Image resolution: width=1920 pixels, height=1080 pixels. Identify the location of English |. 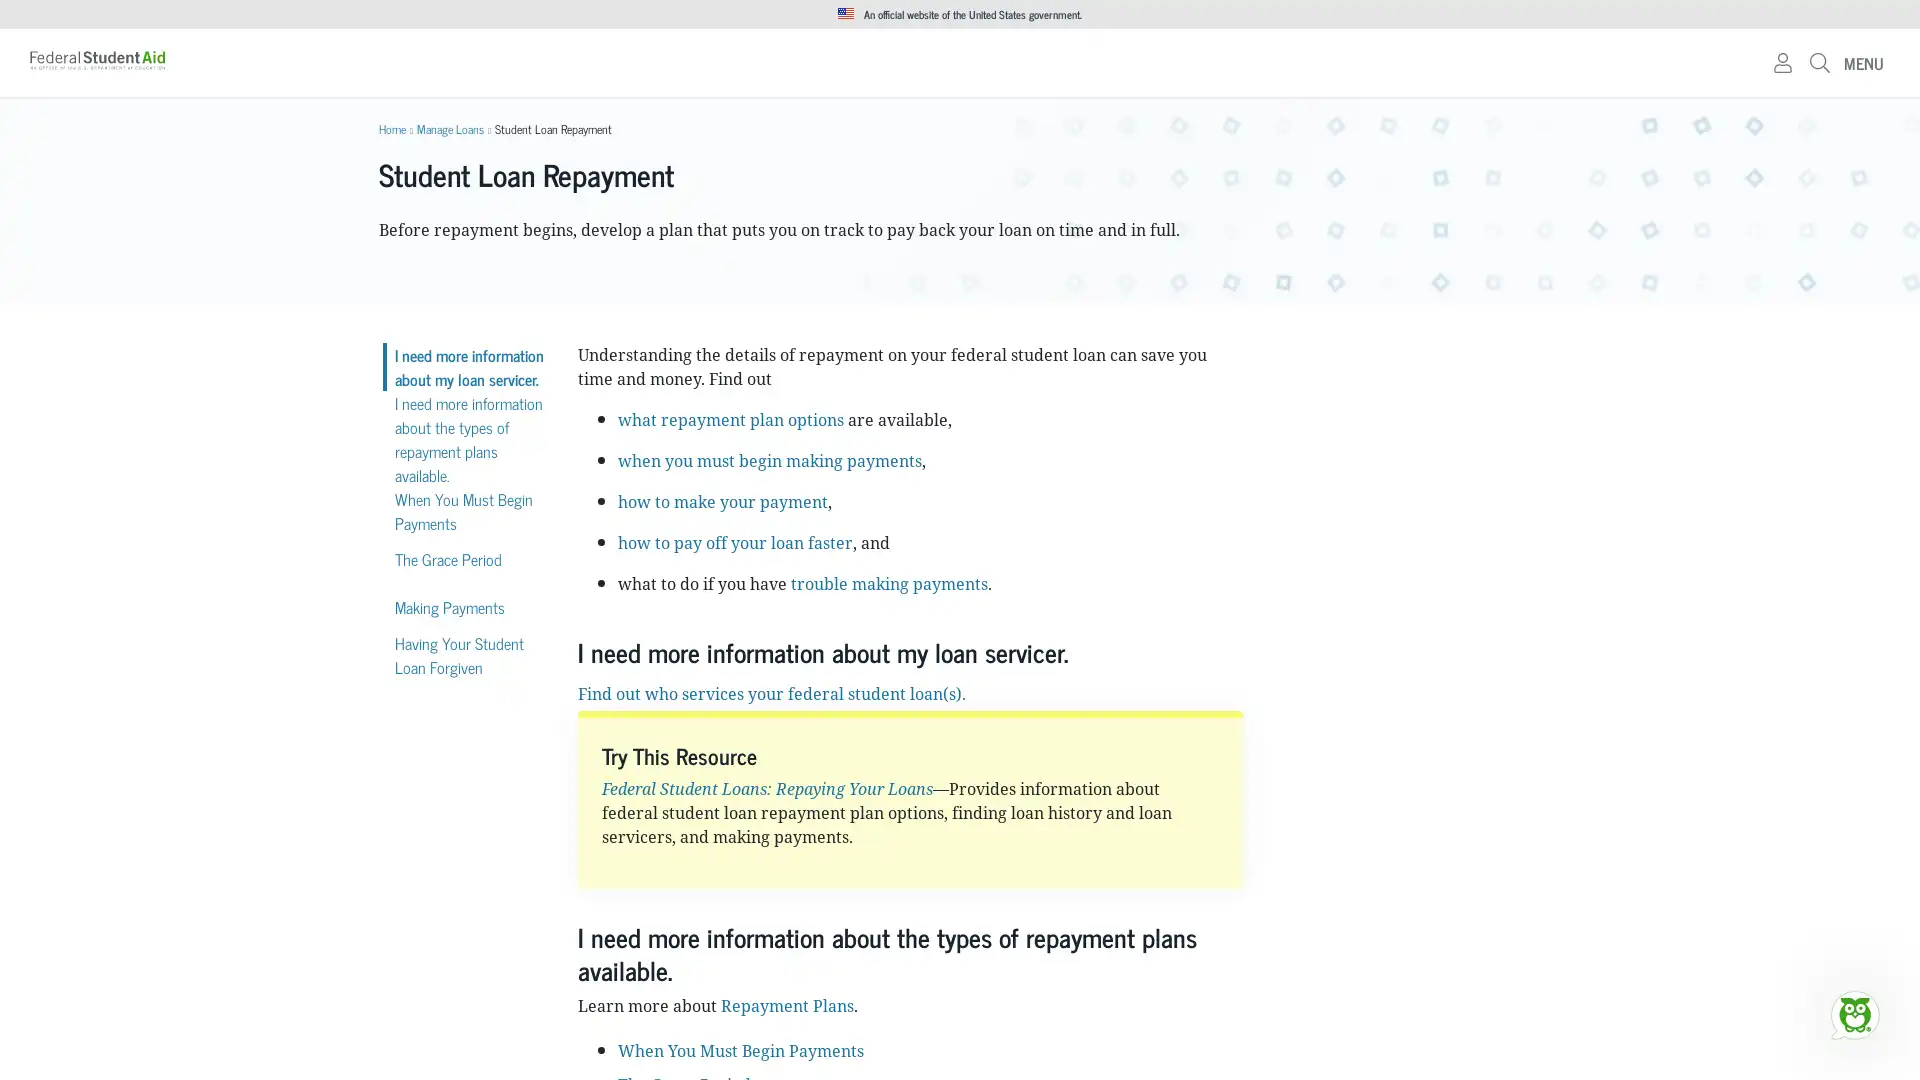
(1473, 15).